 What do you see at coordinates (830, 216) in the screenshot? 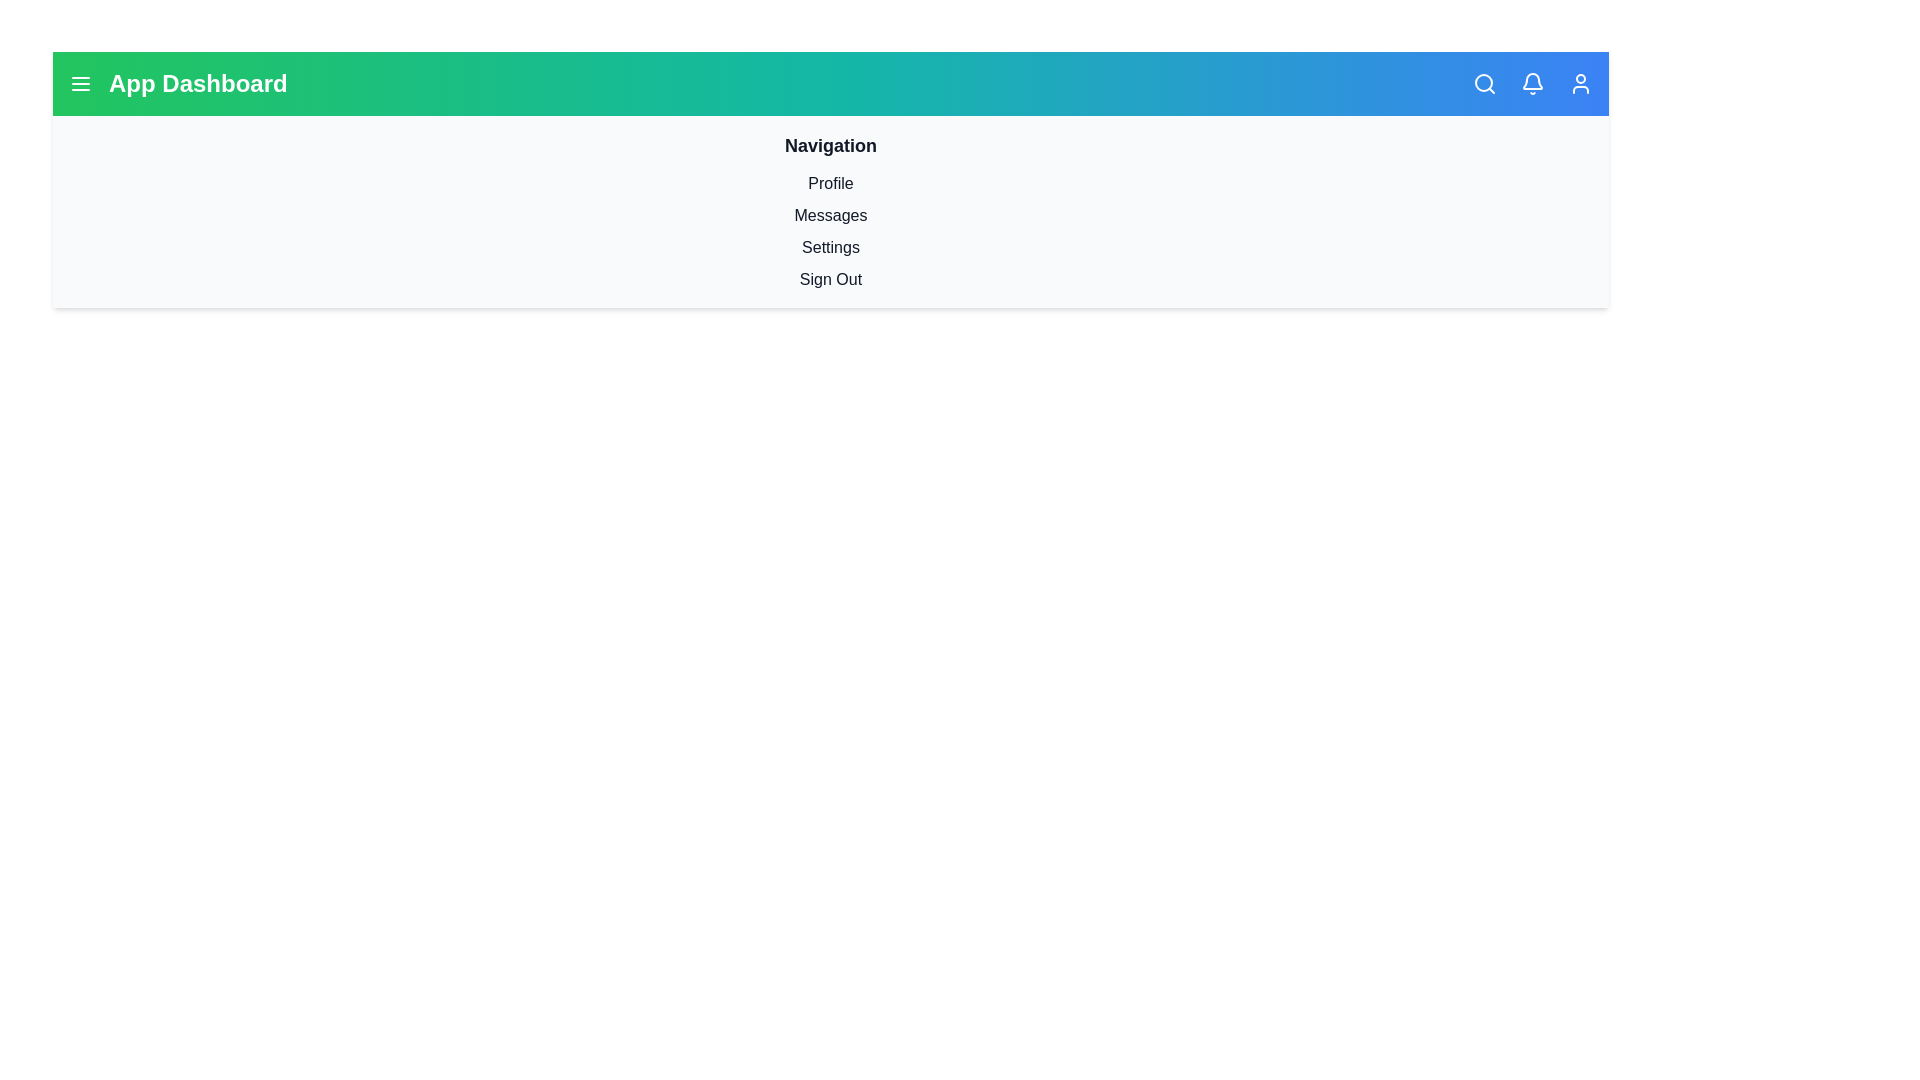
I see `the menu item labeled Messages to navigate to the respective section` at bounding box center [830, 216].